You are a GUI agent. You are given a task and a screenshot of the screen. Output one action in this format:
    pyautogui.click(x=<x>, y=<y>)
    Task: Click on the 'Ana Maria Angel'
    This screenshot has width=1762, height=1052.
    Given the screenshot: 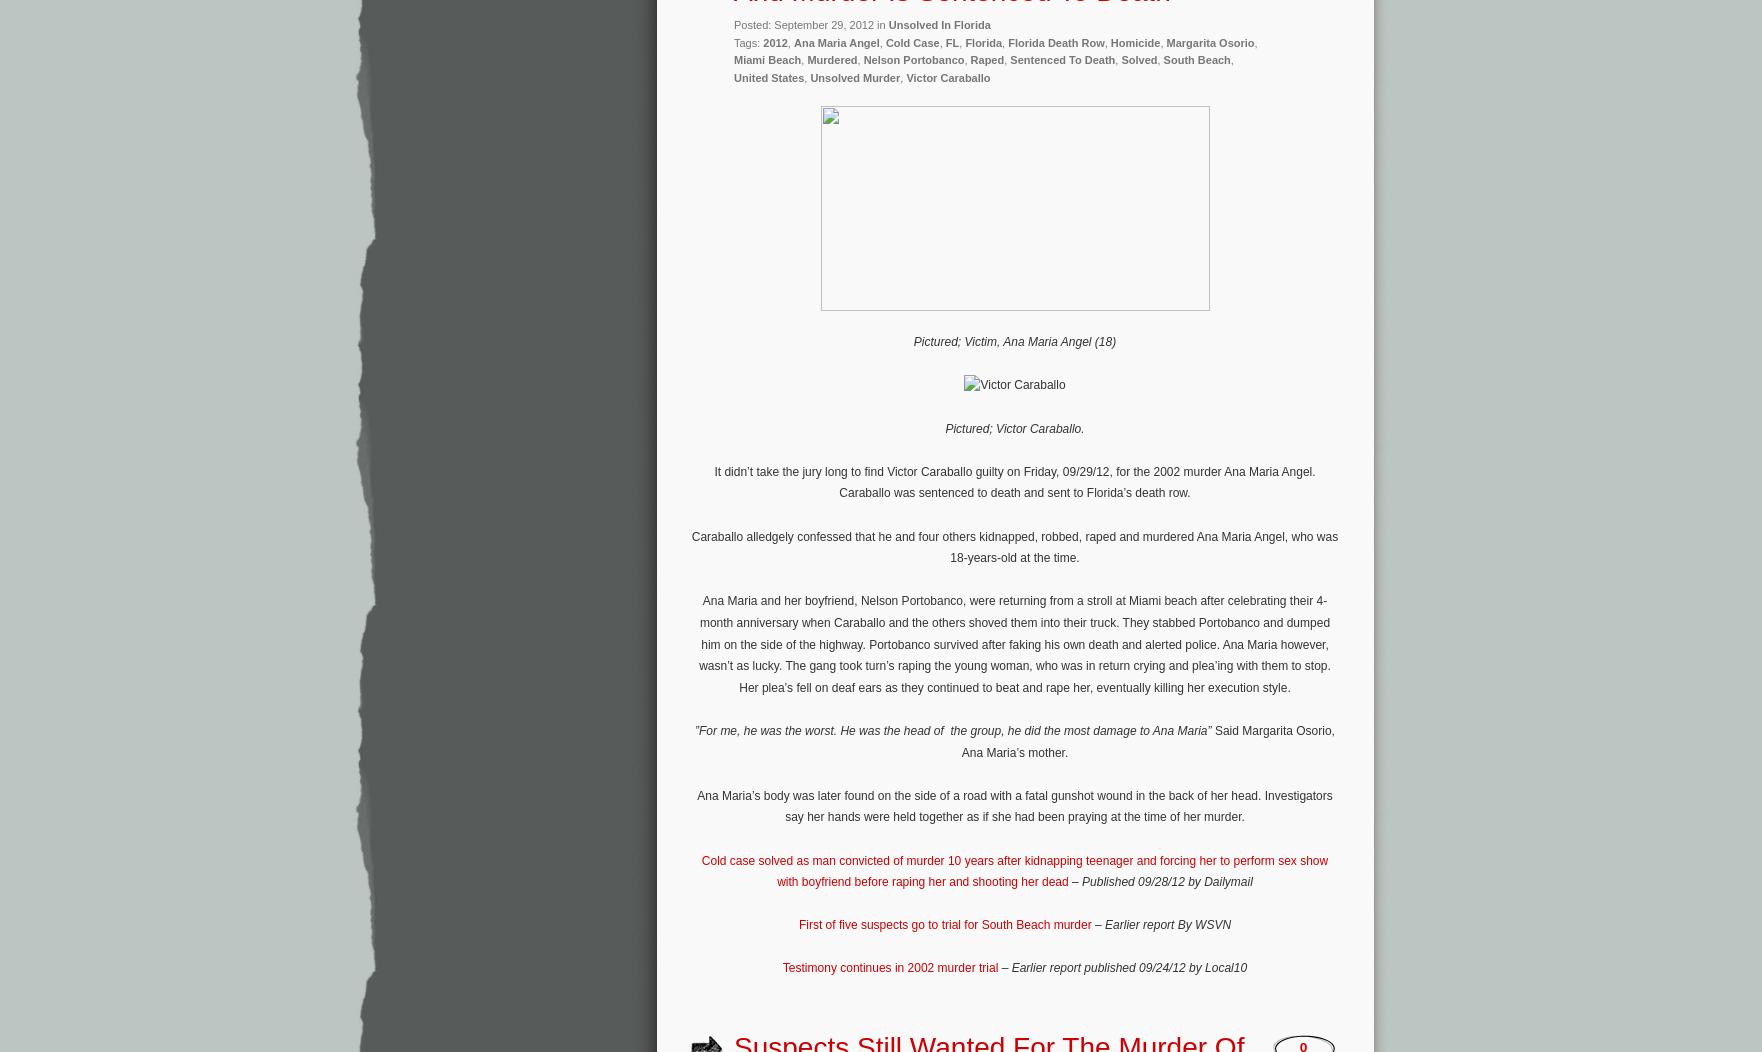 What is the action you would take?
    pyautogui.click(x=835, y=41)
    